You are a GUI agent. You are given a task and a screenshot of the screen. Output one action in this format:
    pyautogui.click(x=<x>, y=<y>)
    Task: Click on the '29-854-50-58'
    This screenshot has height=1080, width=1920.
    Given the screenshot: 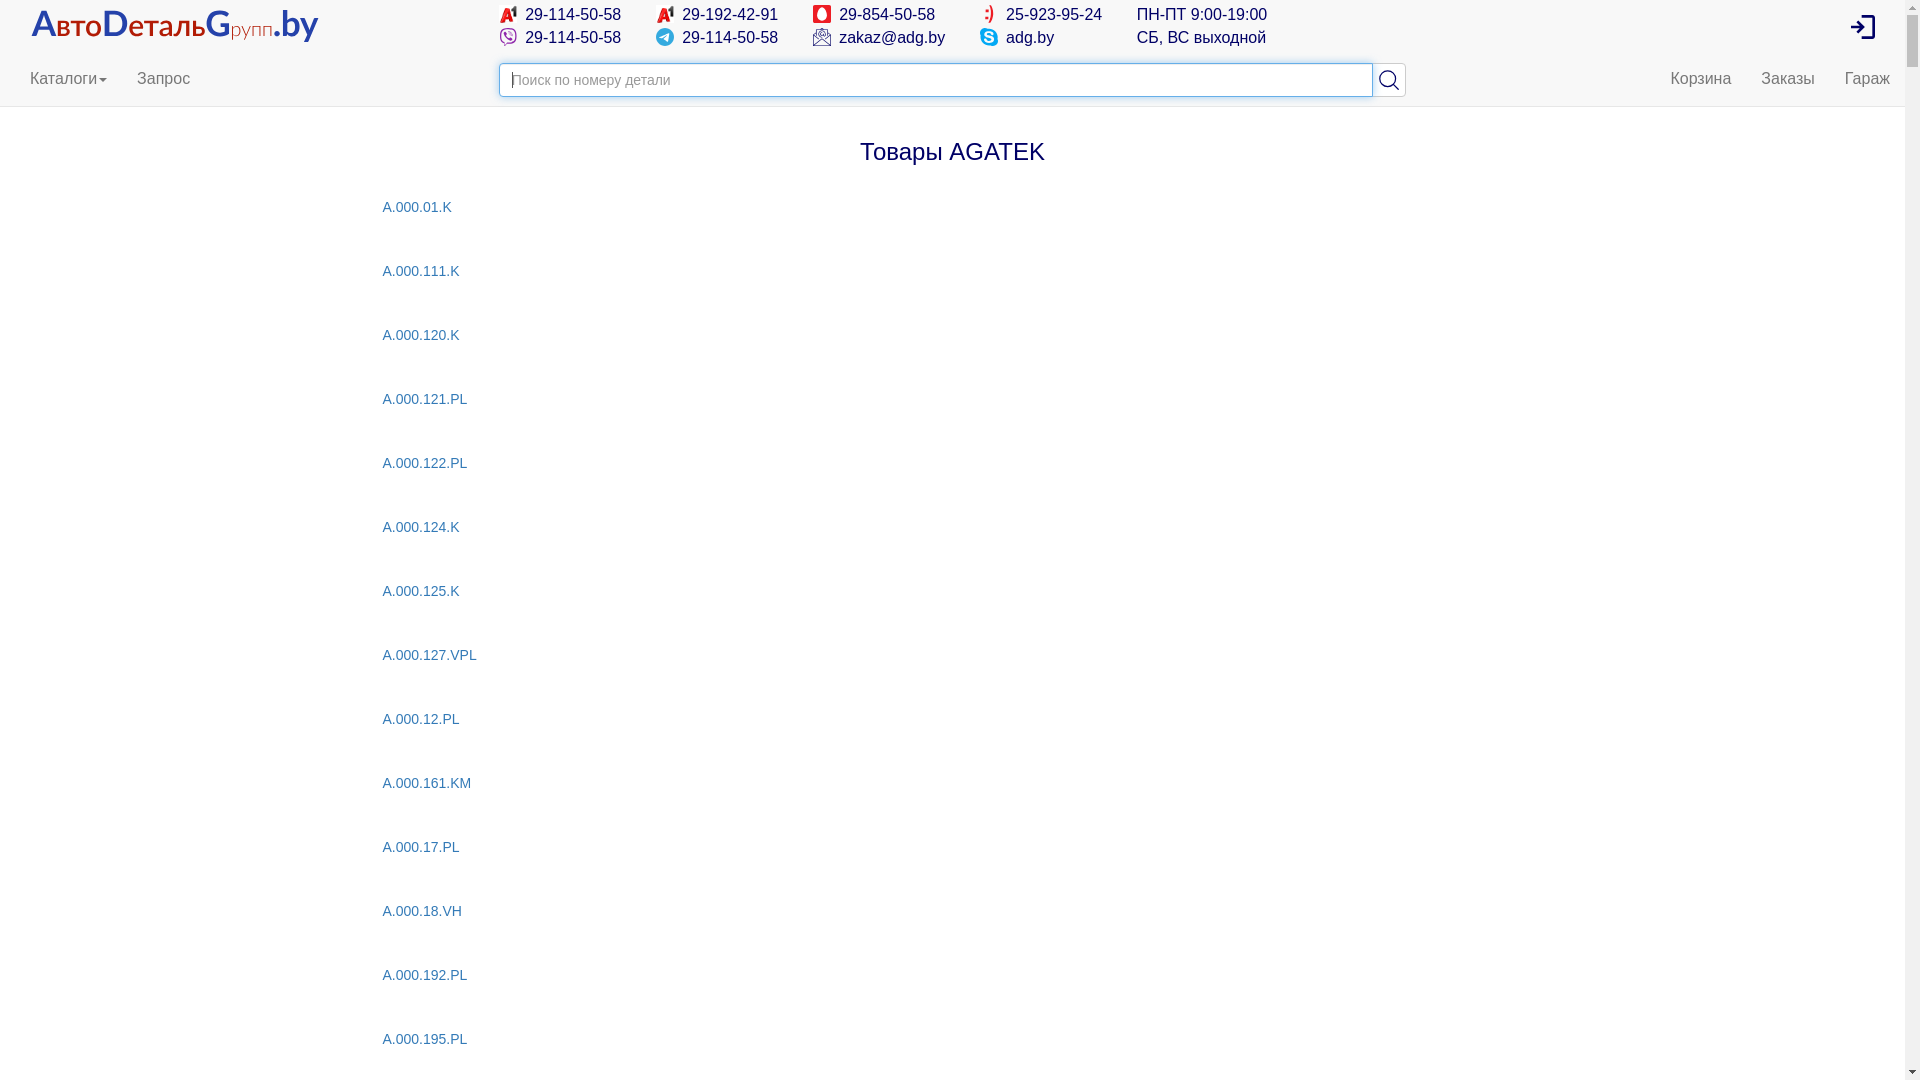 What is the action you would take?
    pyautogui.click(x=874, y=14)
    